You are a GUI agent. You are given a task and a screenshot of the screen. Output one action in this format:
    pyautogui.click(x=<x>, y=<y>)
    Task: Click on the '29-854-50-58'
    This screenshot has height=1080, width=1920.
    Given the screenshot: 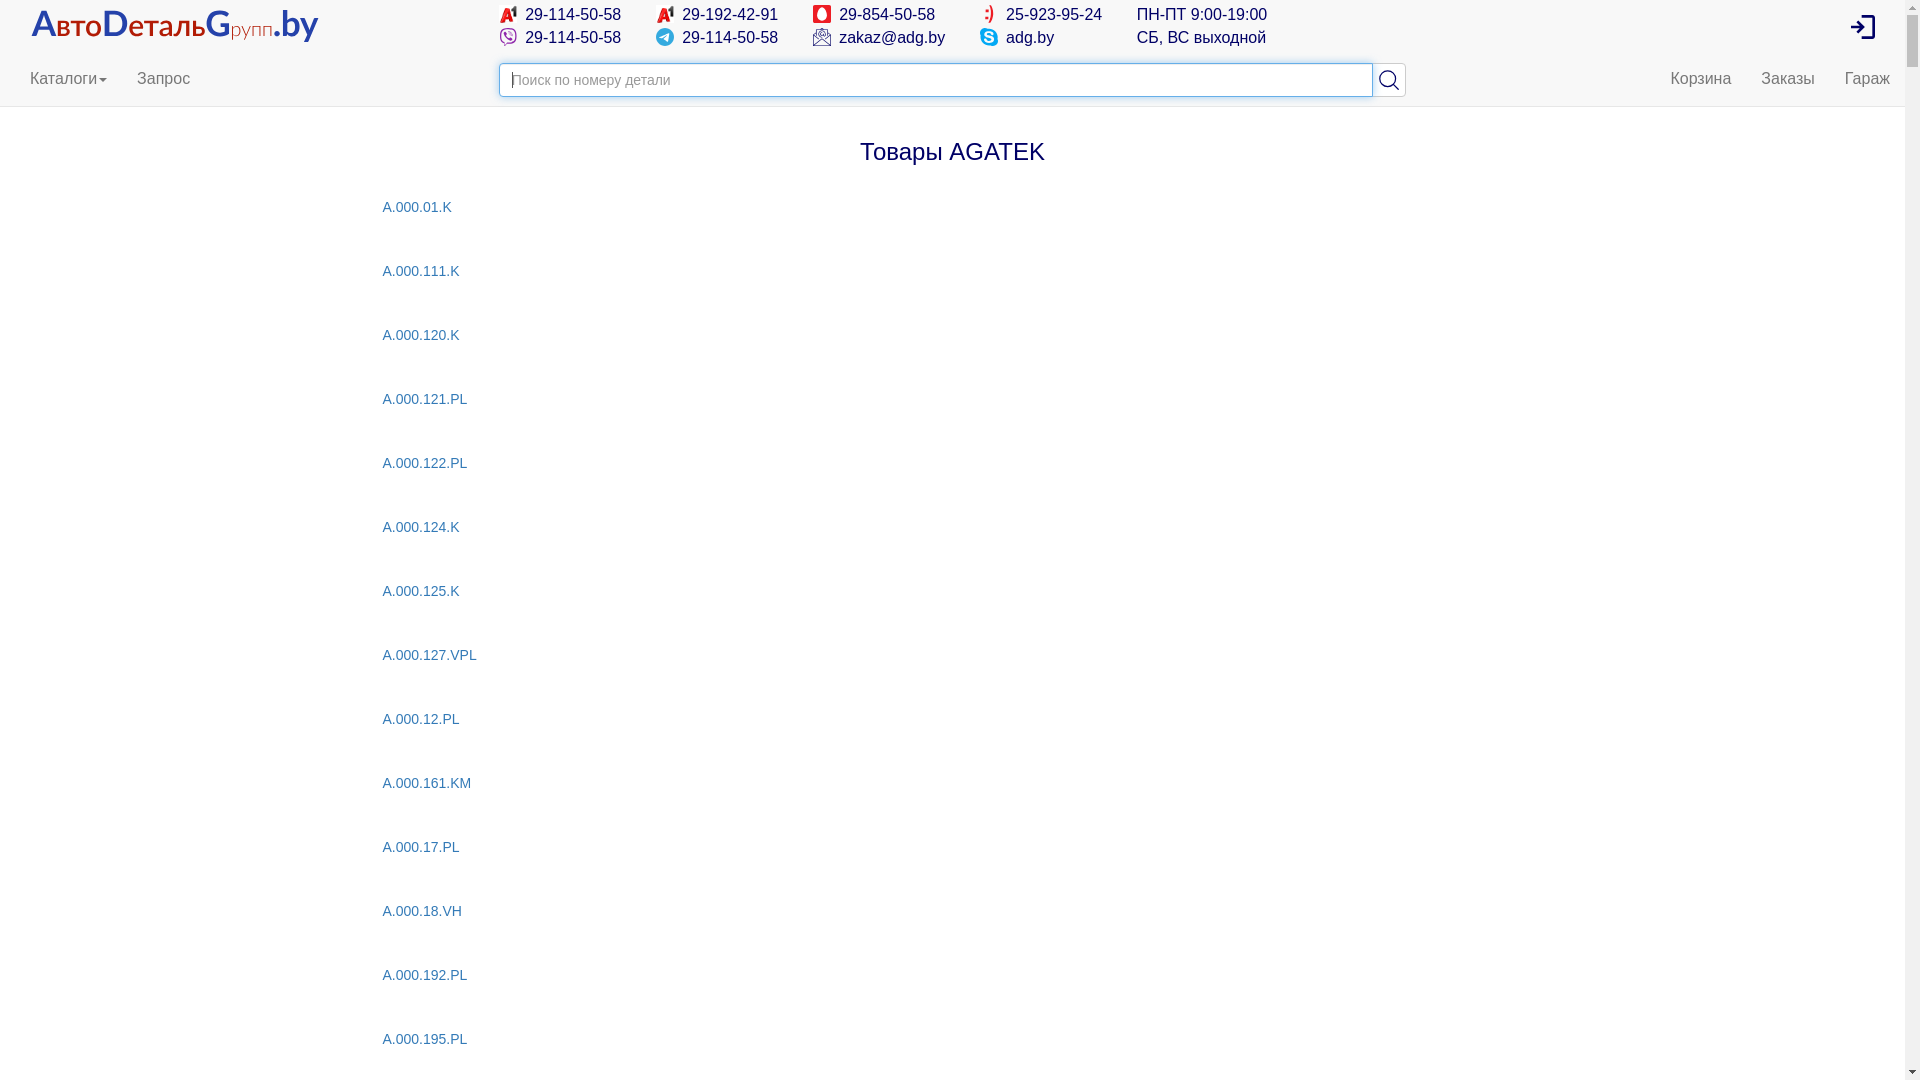 What is the action you would take?
    pyautogui.click(x=874, y=14)
    